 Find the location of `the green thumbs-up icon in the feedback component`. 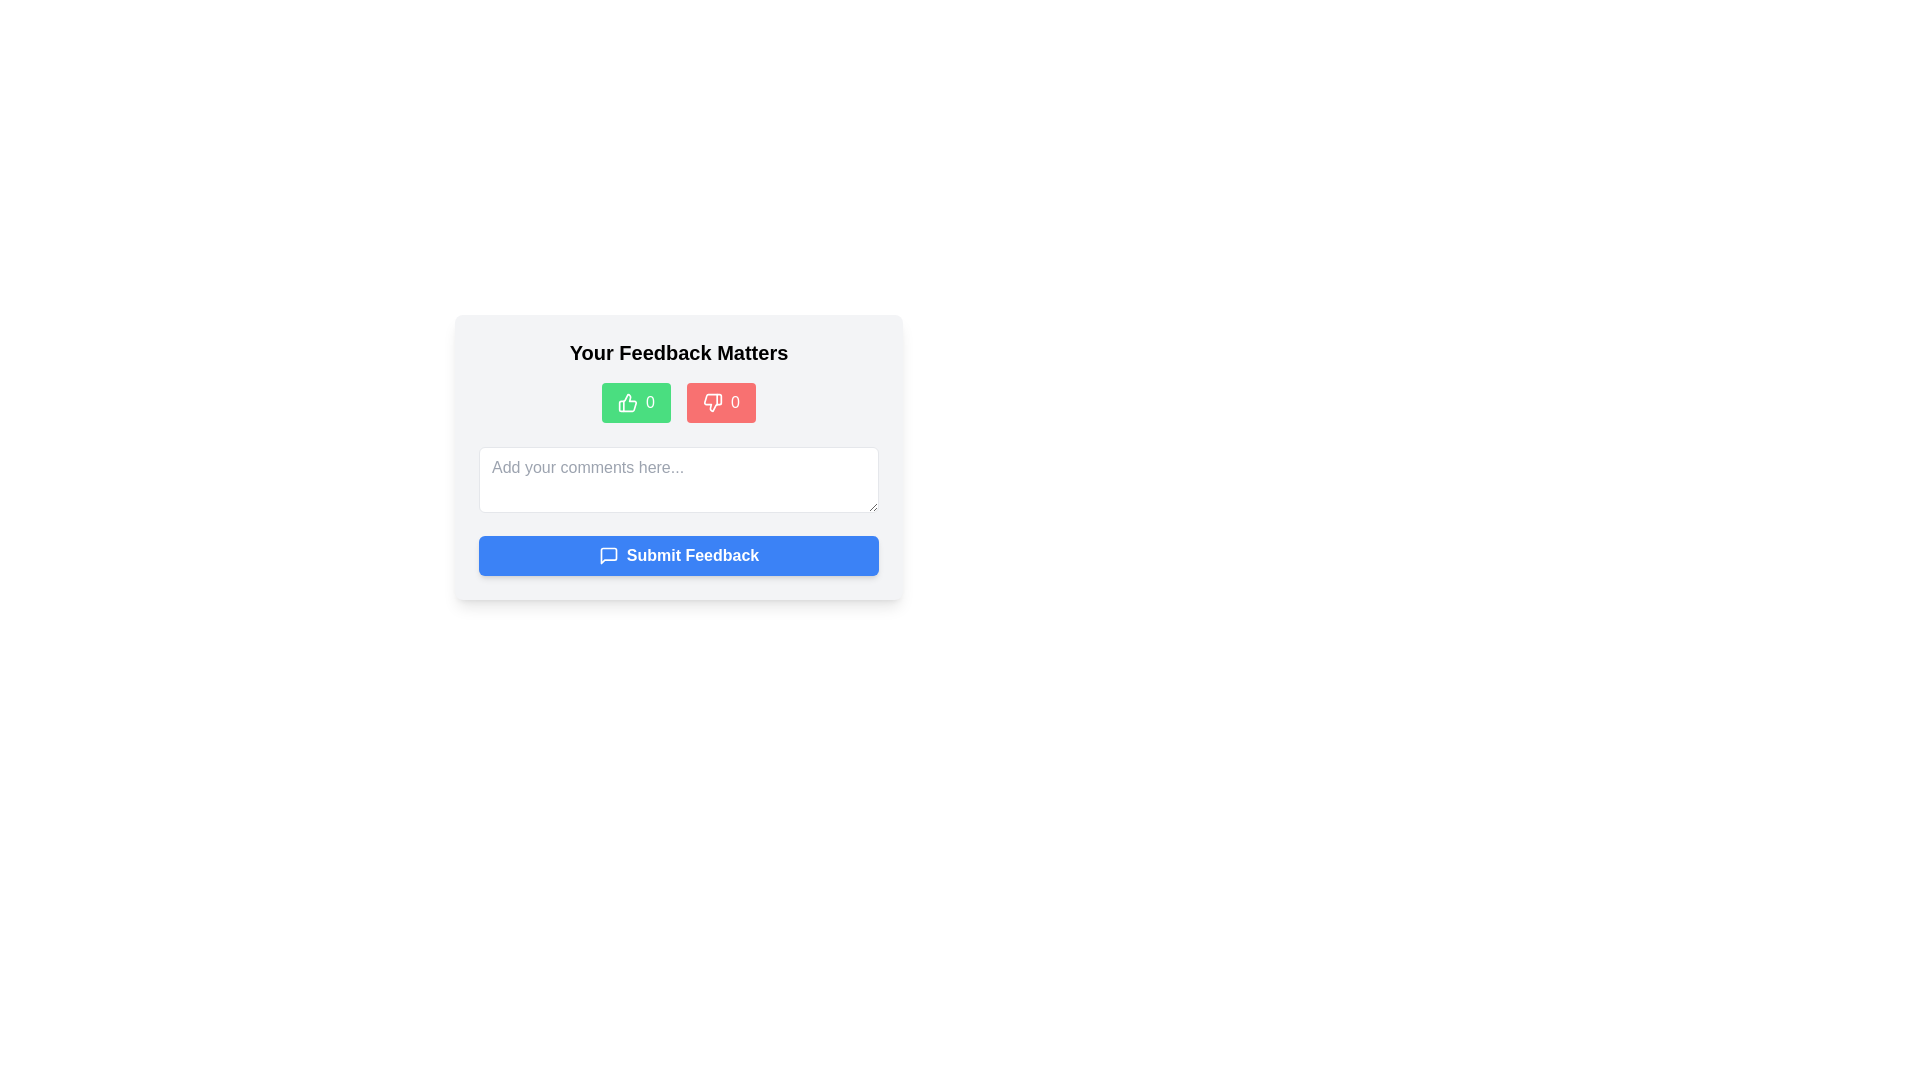

the green thumbs-up icon in the feedback component is located at coordinates (627, 402).